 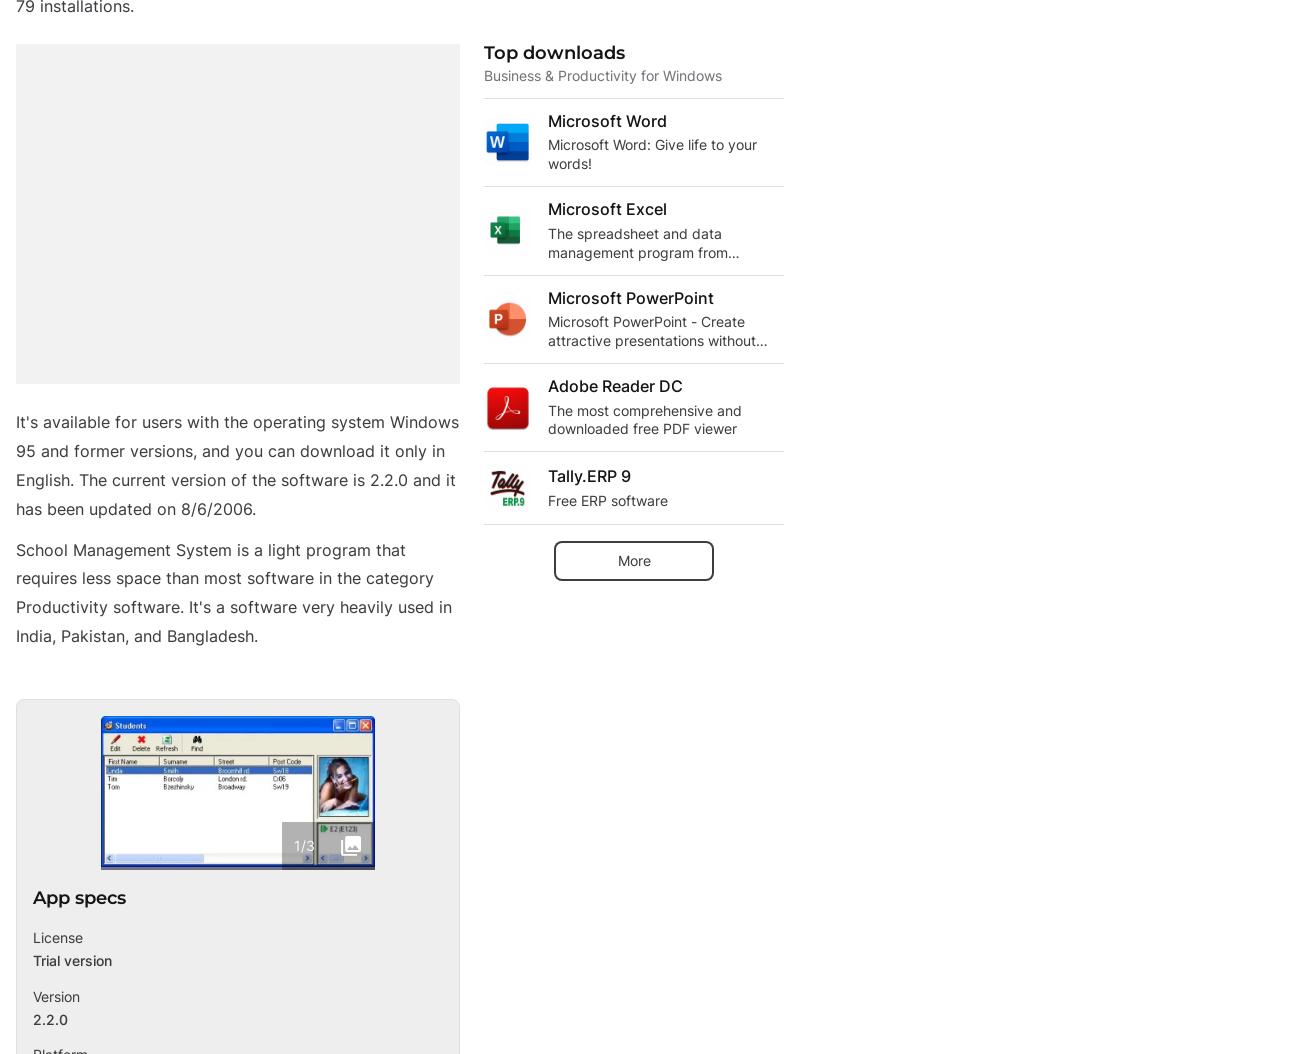 I want to click on 'Cookie Policy', so click(x=619, y=806).